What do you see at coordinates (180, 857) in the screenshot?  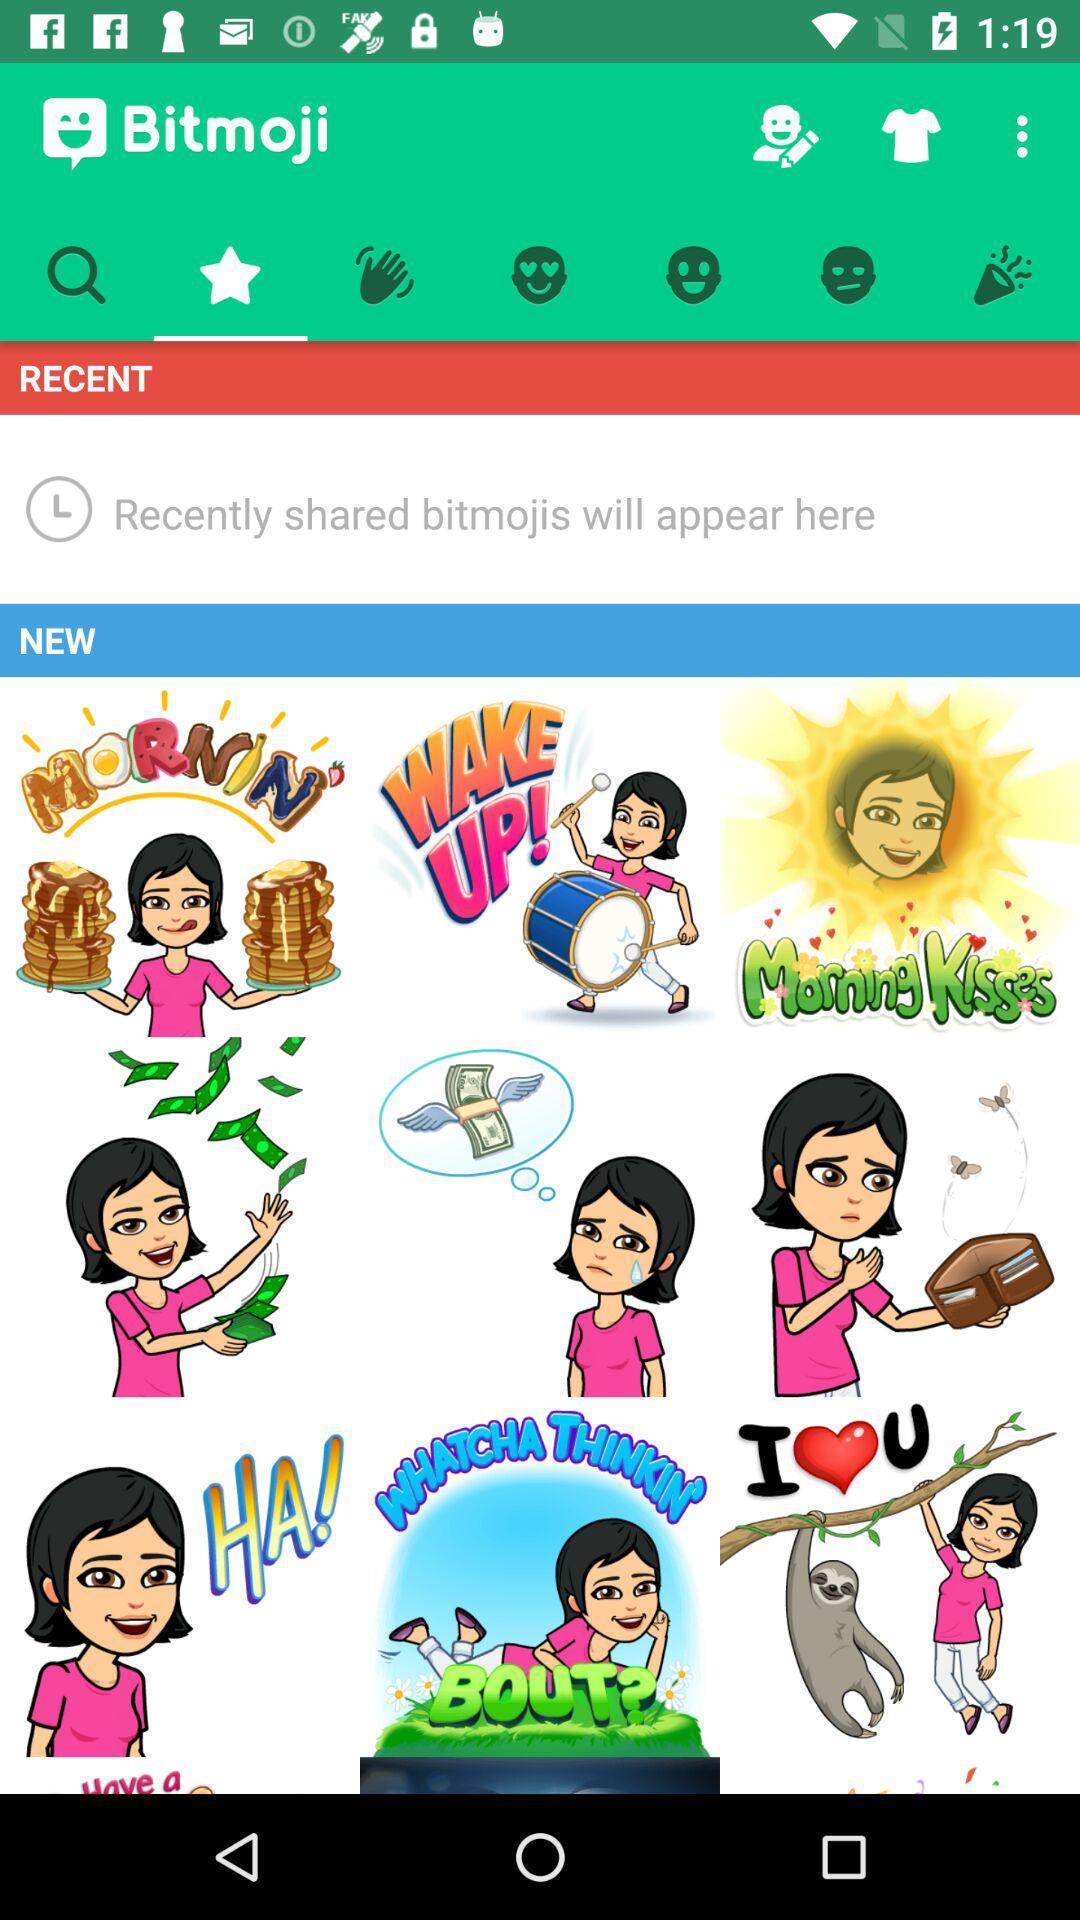 I see `this graphic` at bounding box center [180, 857].